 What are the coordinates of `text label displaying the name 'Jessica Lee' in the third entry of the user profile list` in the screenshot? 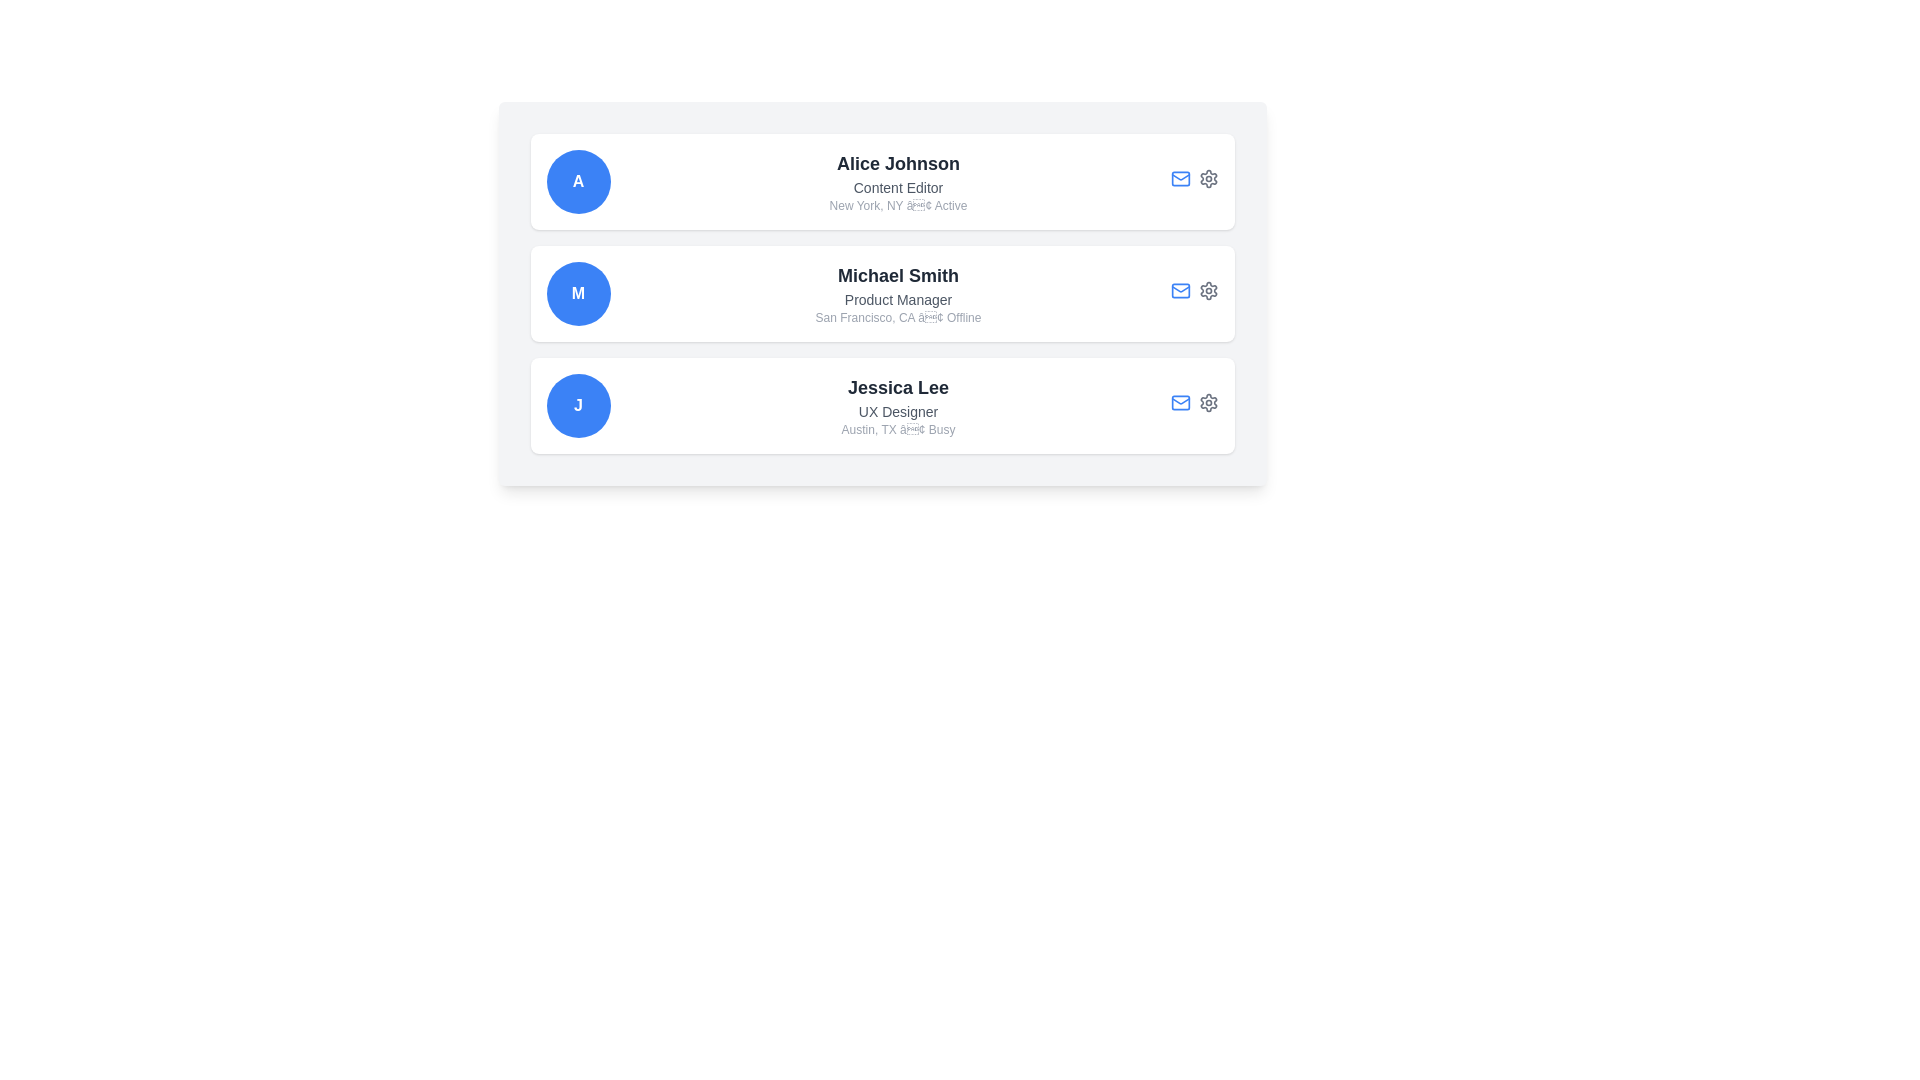 It's located at (897, 388).